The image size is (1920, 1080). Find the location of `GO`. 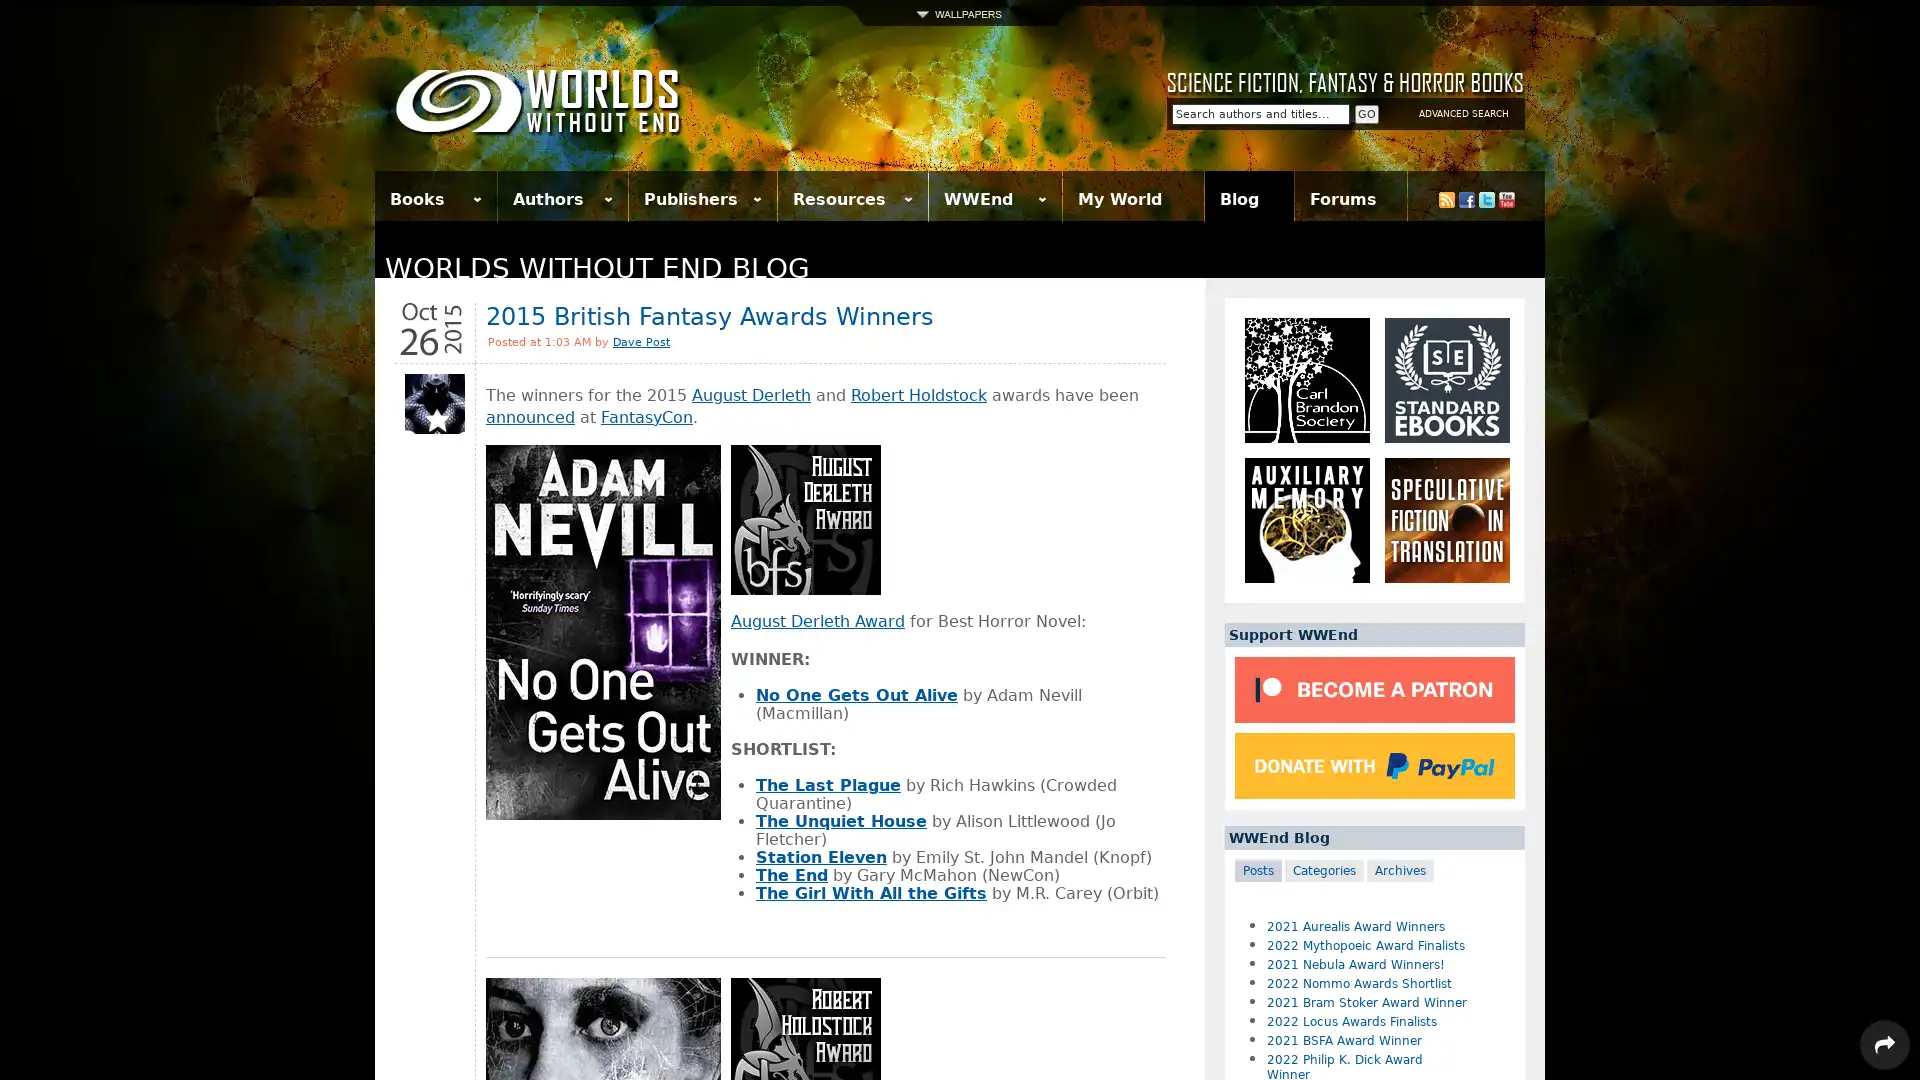

GO is located at coordinates (1366, 114).